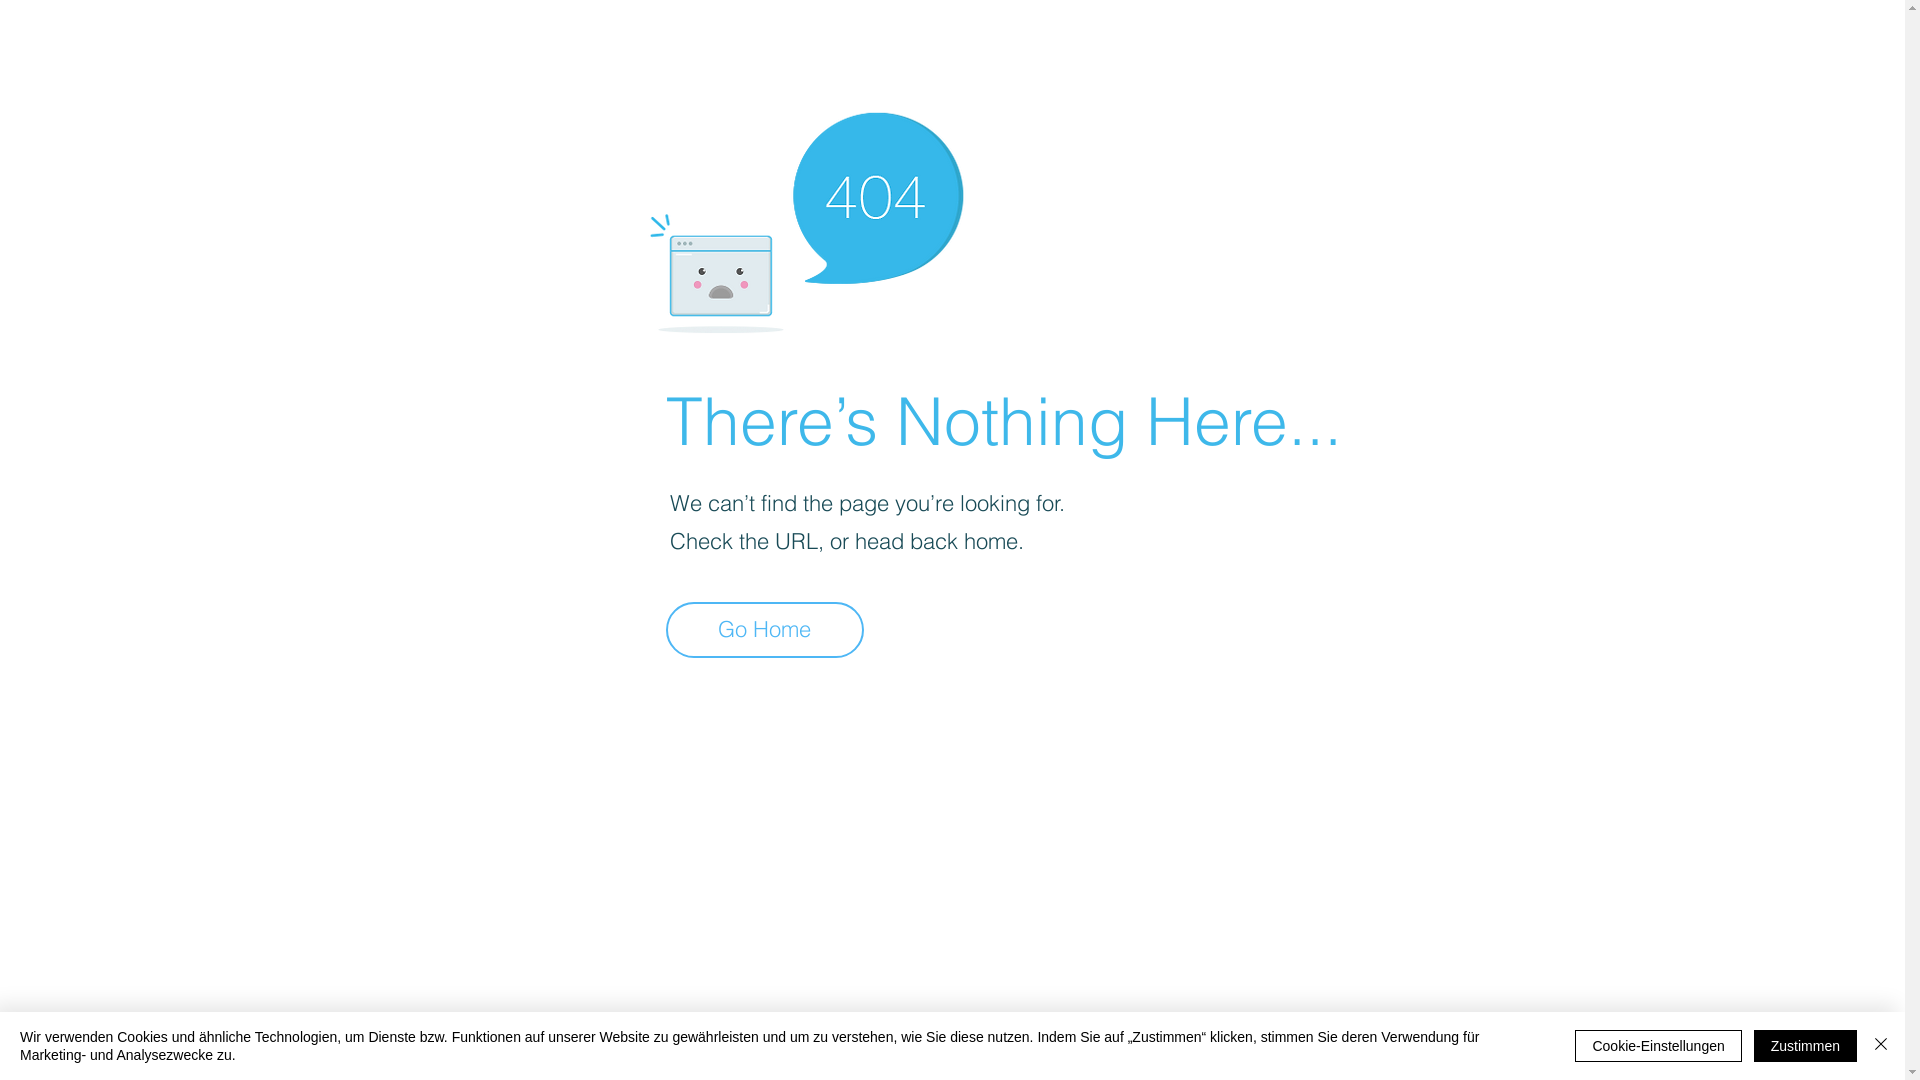  Describe the element at coordinates (666, 628) in the screenshot. I see `'Go Home'` at that location.